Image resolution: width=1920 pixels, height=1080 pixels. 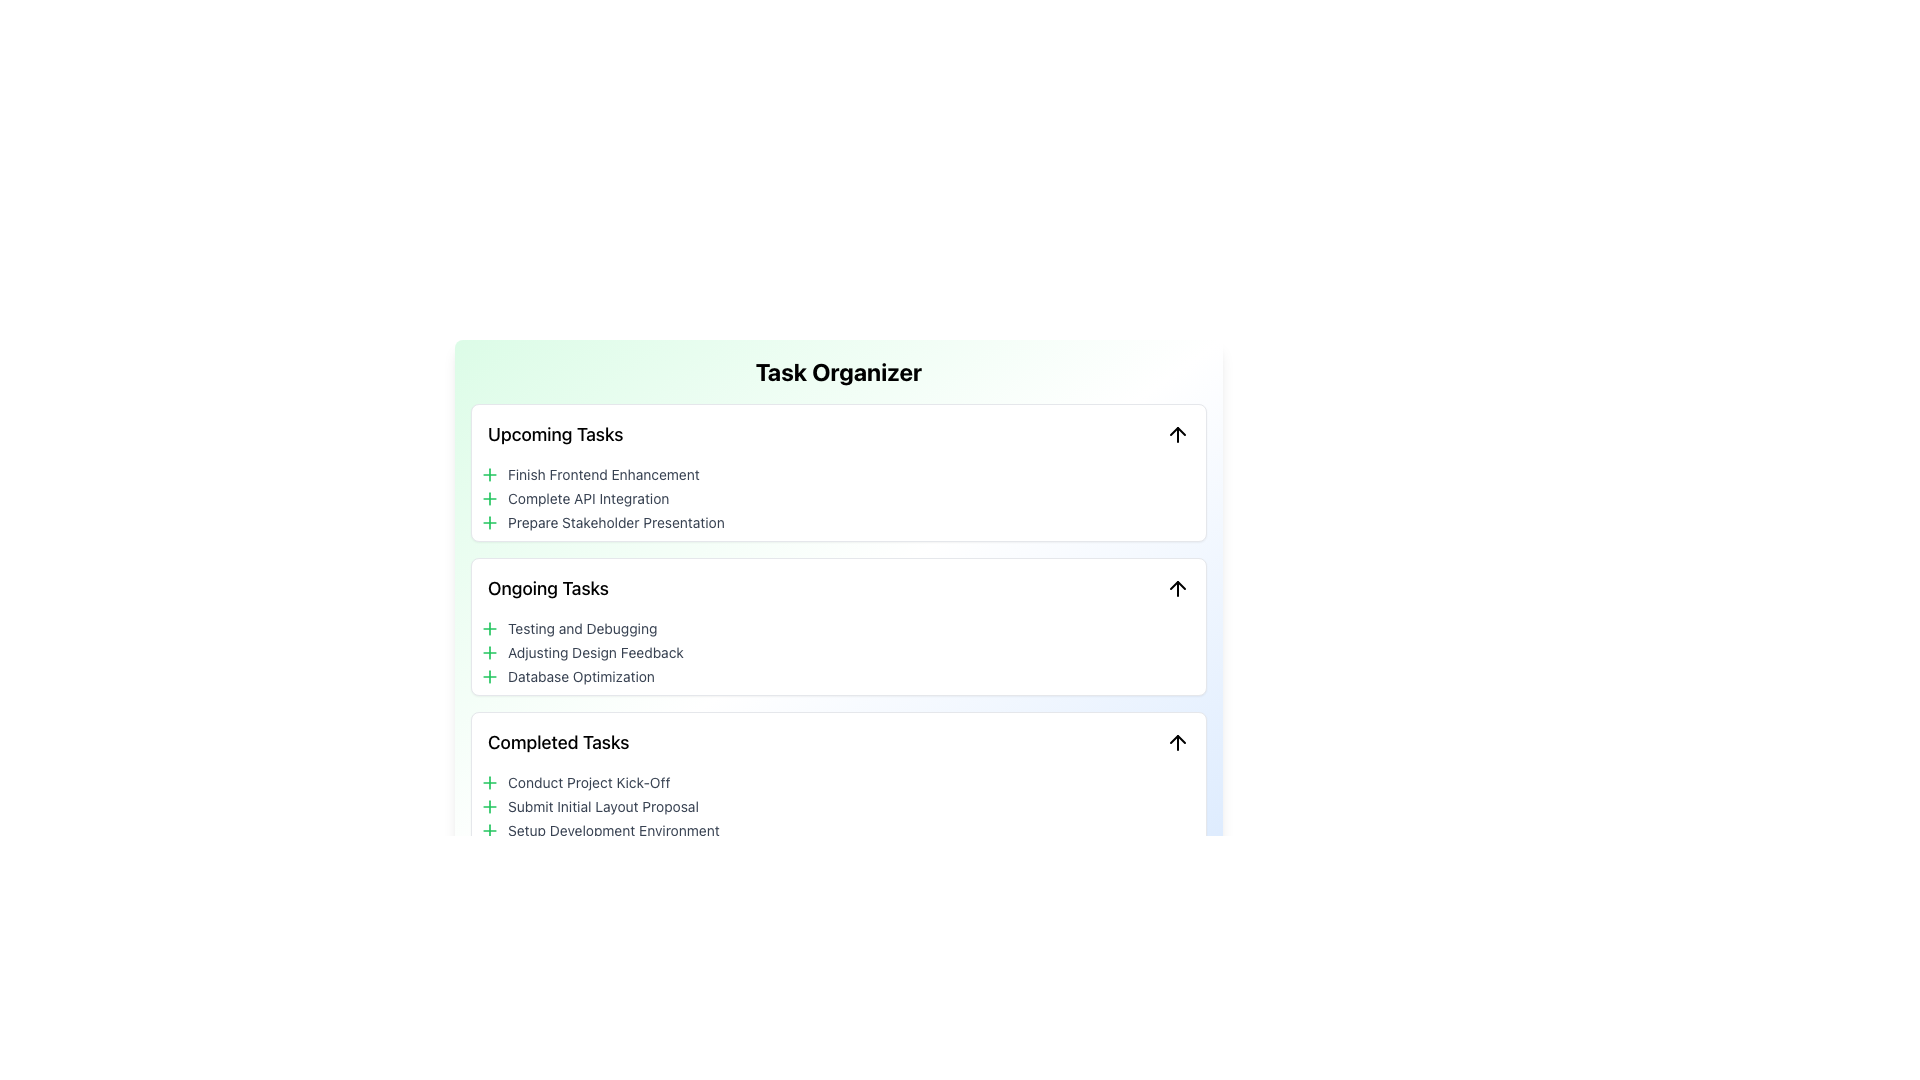 I want to click on the 'Database Optimization' list item in the 'Ongoing Tasks' section, so click(x=839, y=676).